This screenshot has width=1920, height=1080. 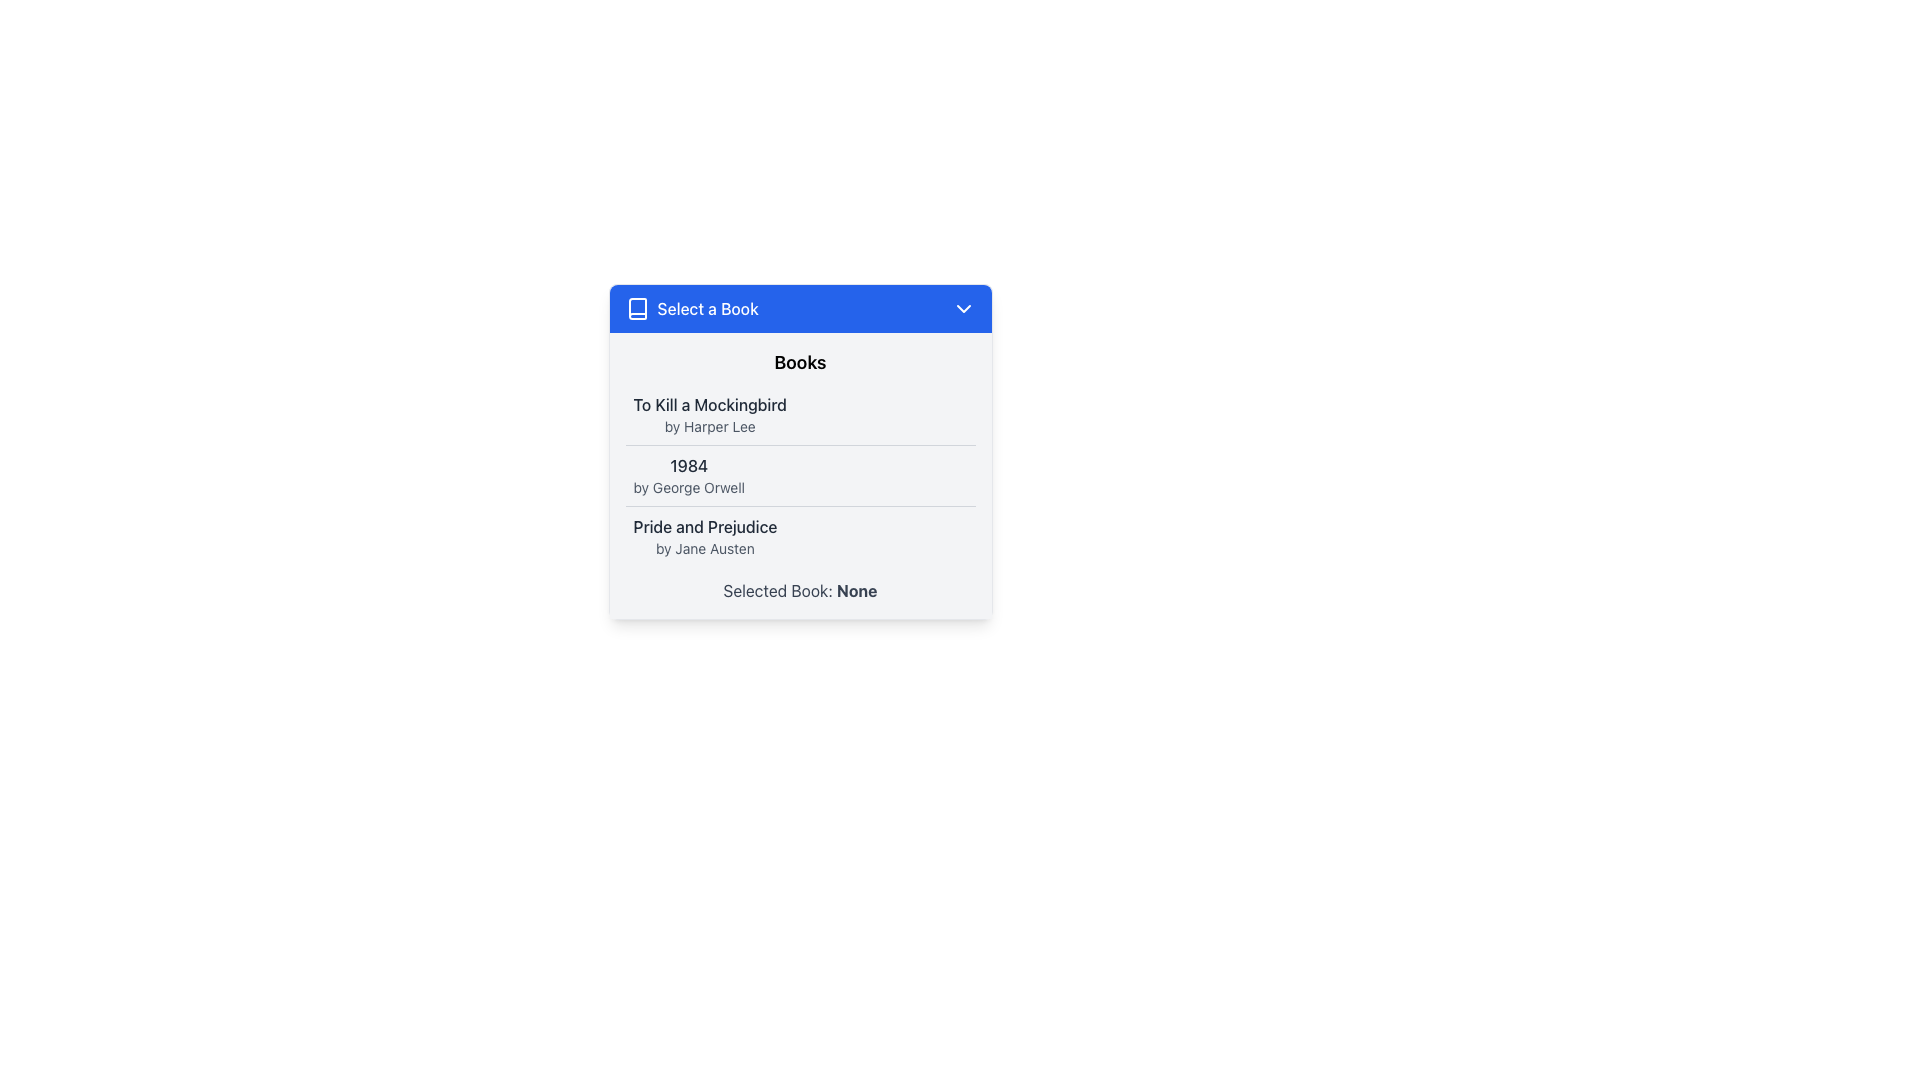 I want to click on the second book entry in the 'Select a Book' dropdown menu, so click(x=689, y=475).